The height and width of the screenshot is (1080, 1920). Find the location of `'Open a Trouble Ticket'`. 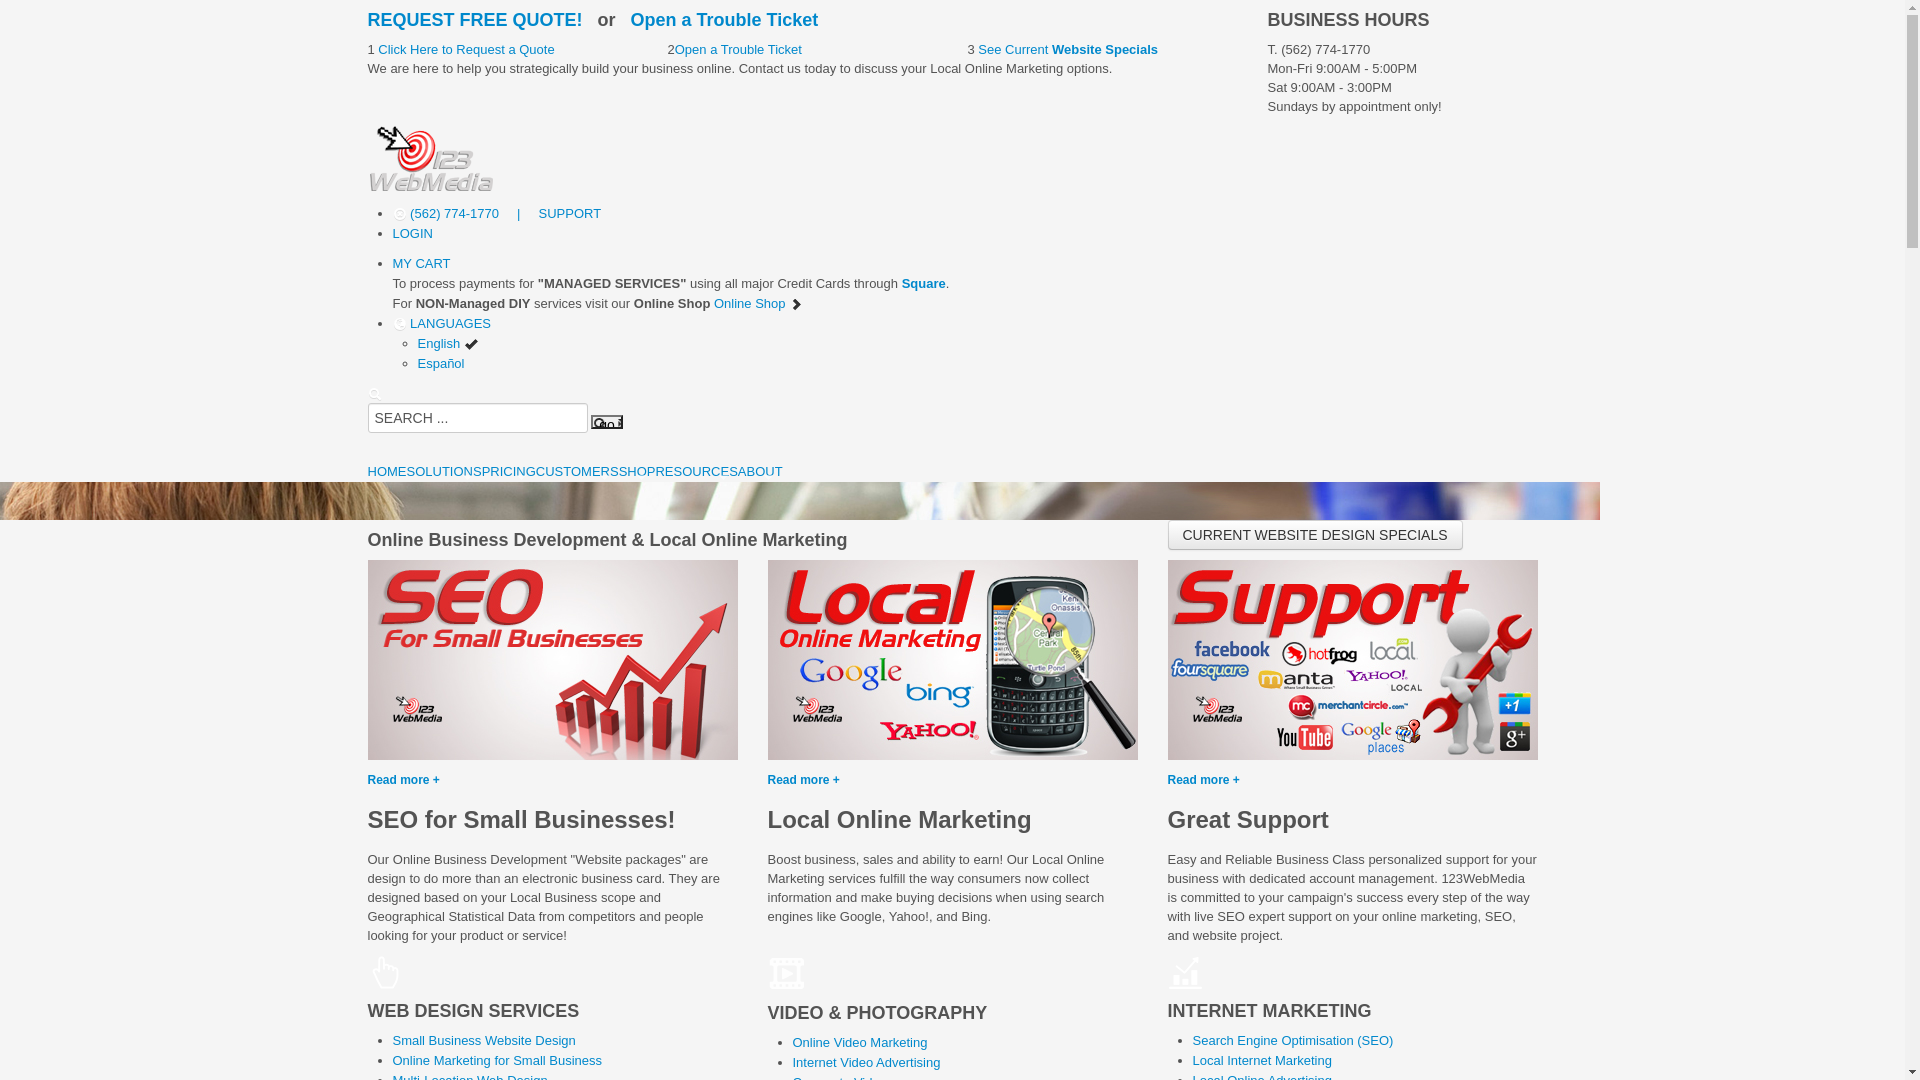

'Open a Trouble Ticket' is located at coordinates (723, 19).